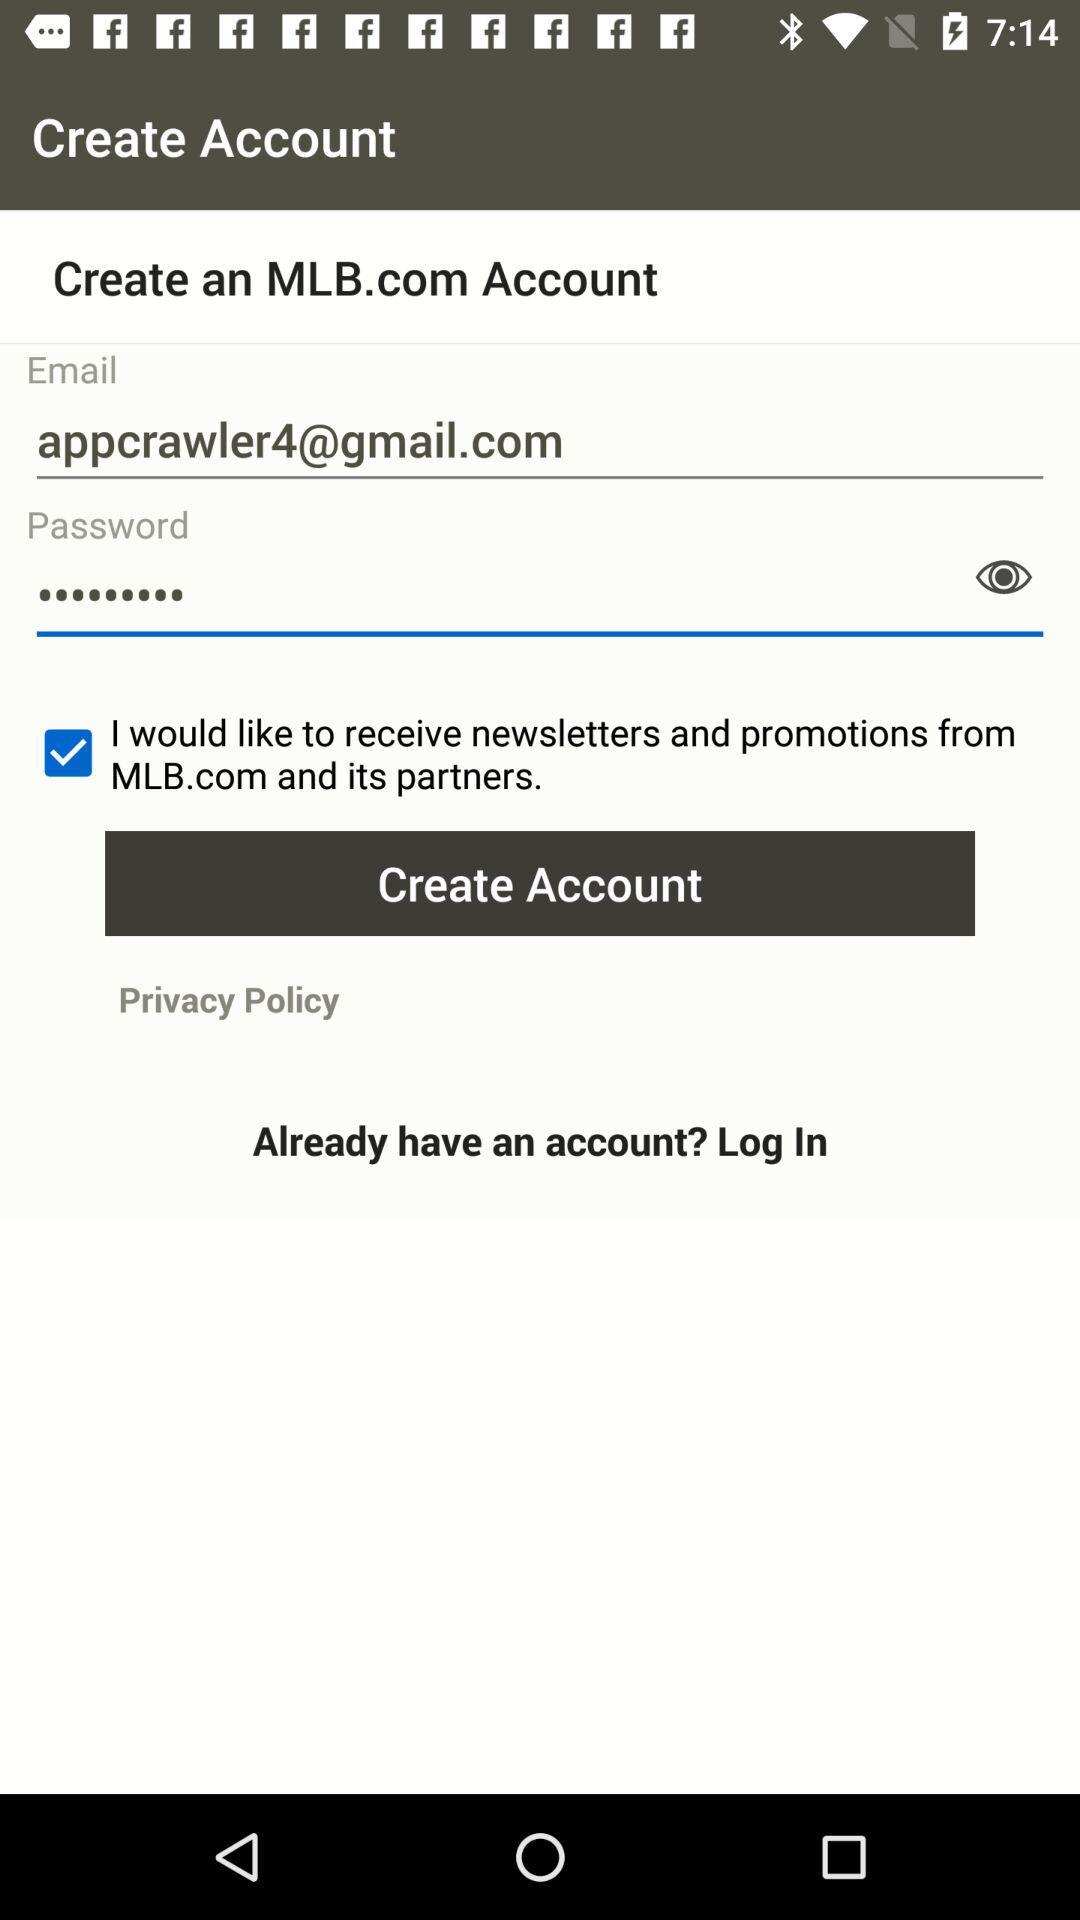  I want to click on show password, so click(1003, 576).